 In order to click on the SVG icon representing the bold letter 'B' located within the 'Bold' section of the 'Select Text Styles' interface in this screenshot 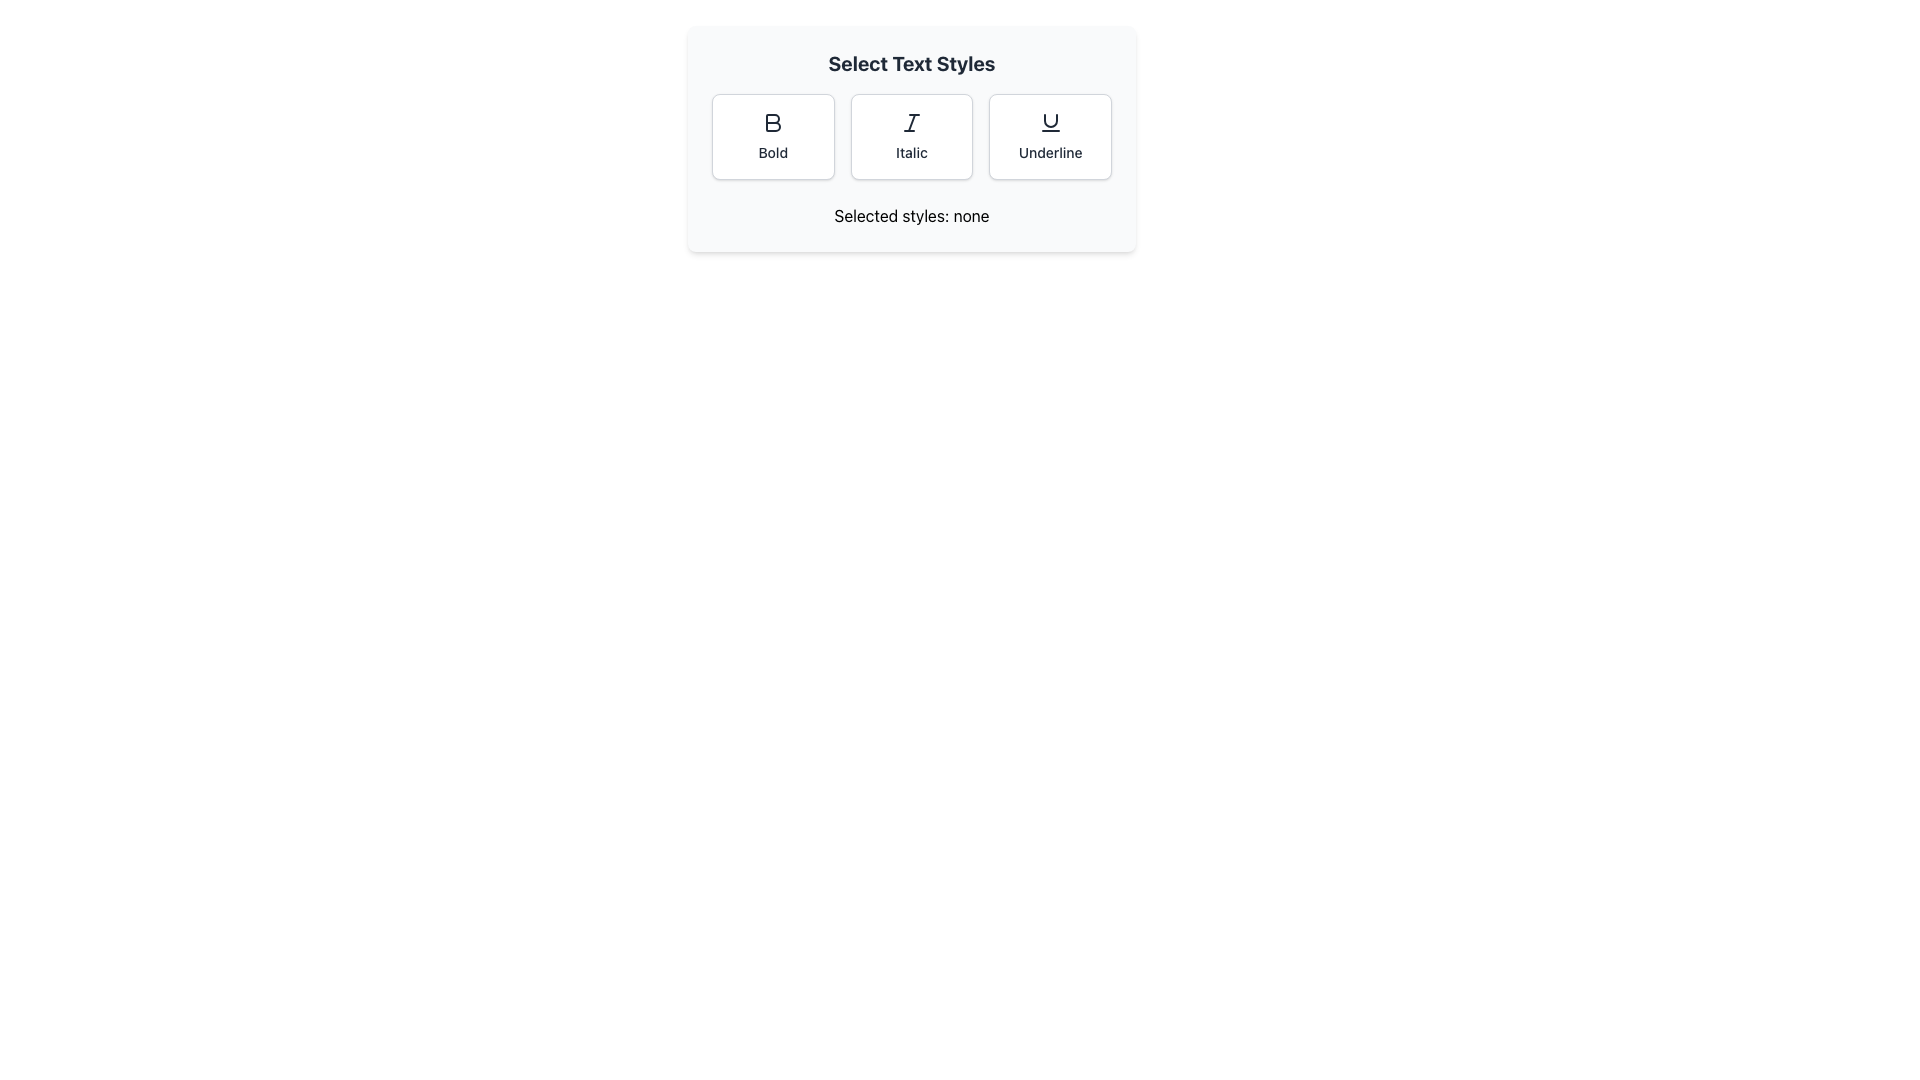, I will do `click(772, 123)`.